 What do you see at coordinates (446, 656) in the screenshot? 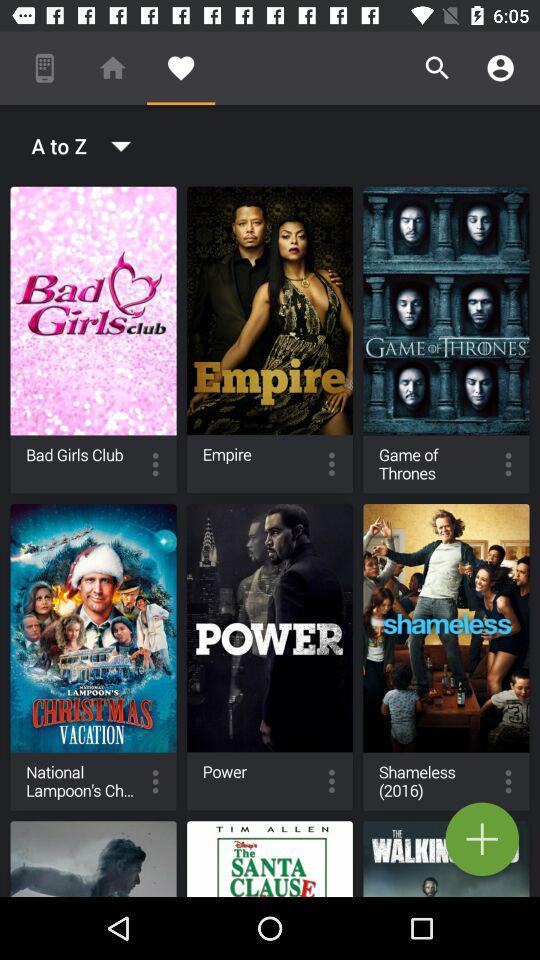
I see `third option in second row` at bounding box center [446, 656].